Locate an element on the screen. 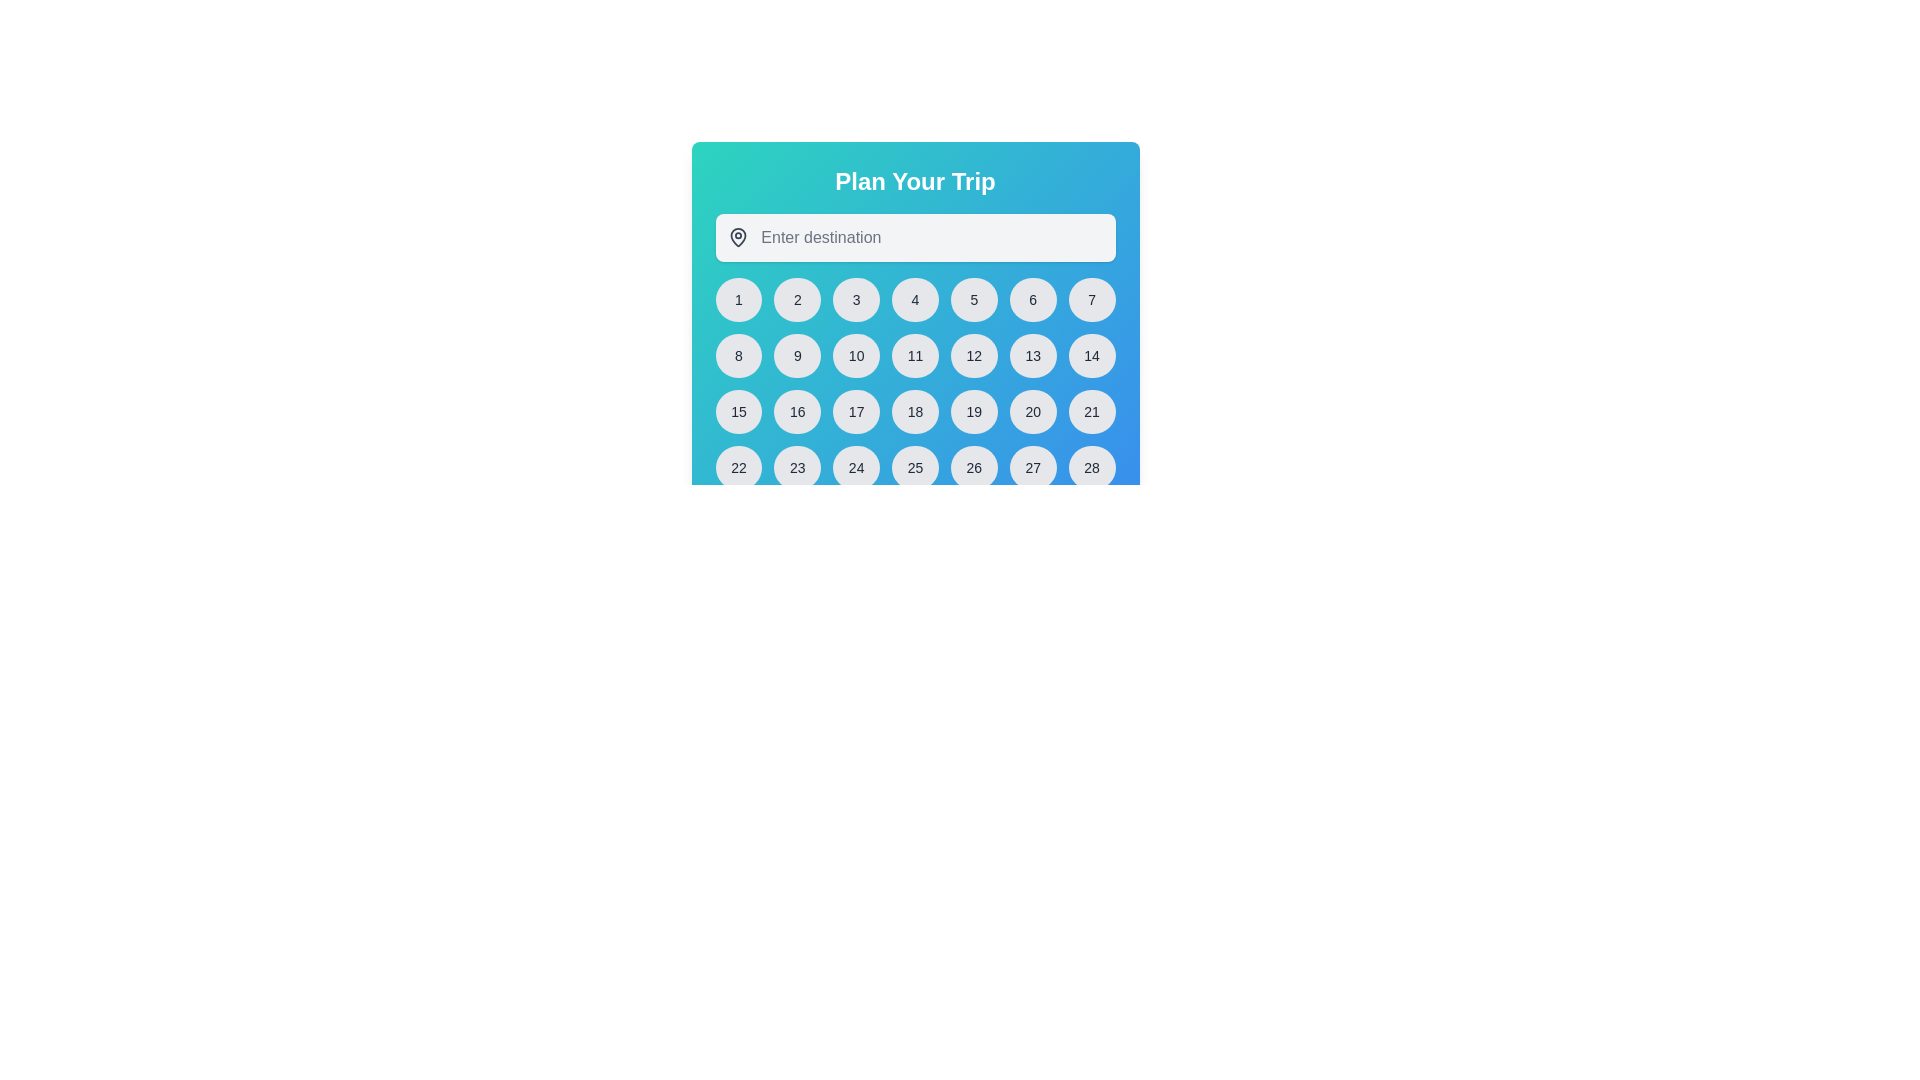 Image resolution: width=1920 pixels, height=1080 pixels. the button located in the fifth column of the third row of a grid-based layout is located at coordinates (974, 411).